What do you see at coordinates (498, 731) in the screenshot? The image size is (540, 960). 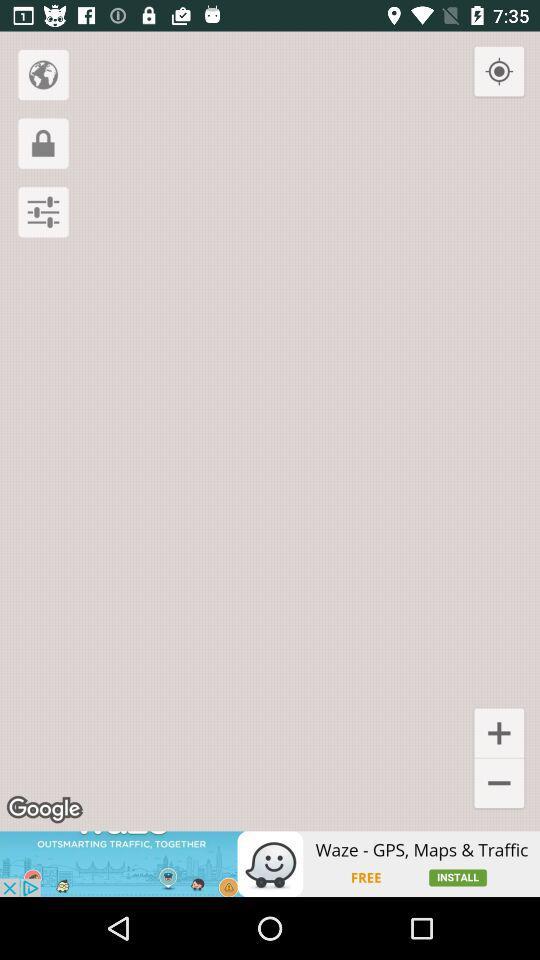 I see `the add icon` at bounding box center [498, 731].